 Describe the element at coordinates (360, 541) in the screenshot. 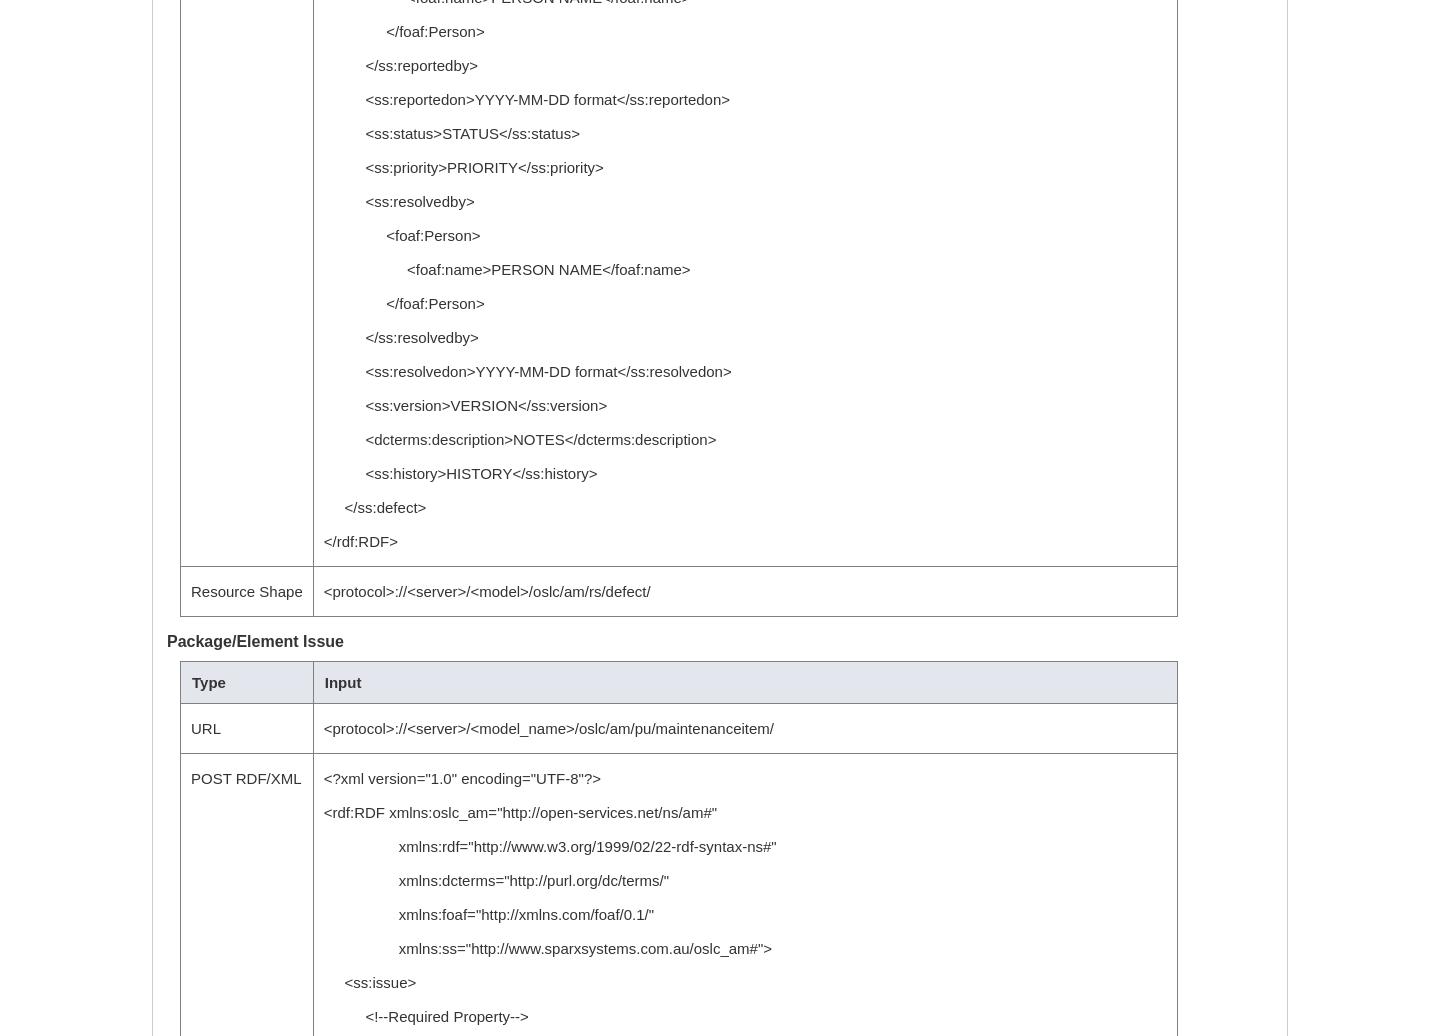

I see `'</rdf:RDF>'` at that location.